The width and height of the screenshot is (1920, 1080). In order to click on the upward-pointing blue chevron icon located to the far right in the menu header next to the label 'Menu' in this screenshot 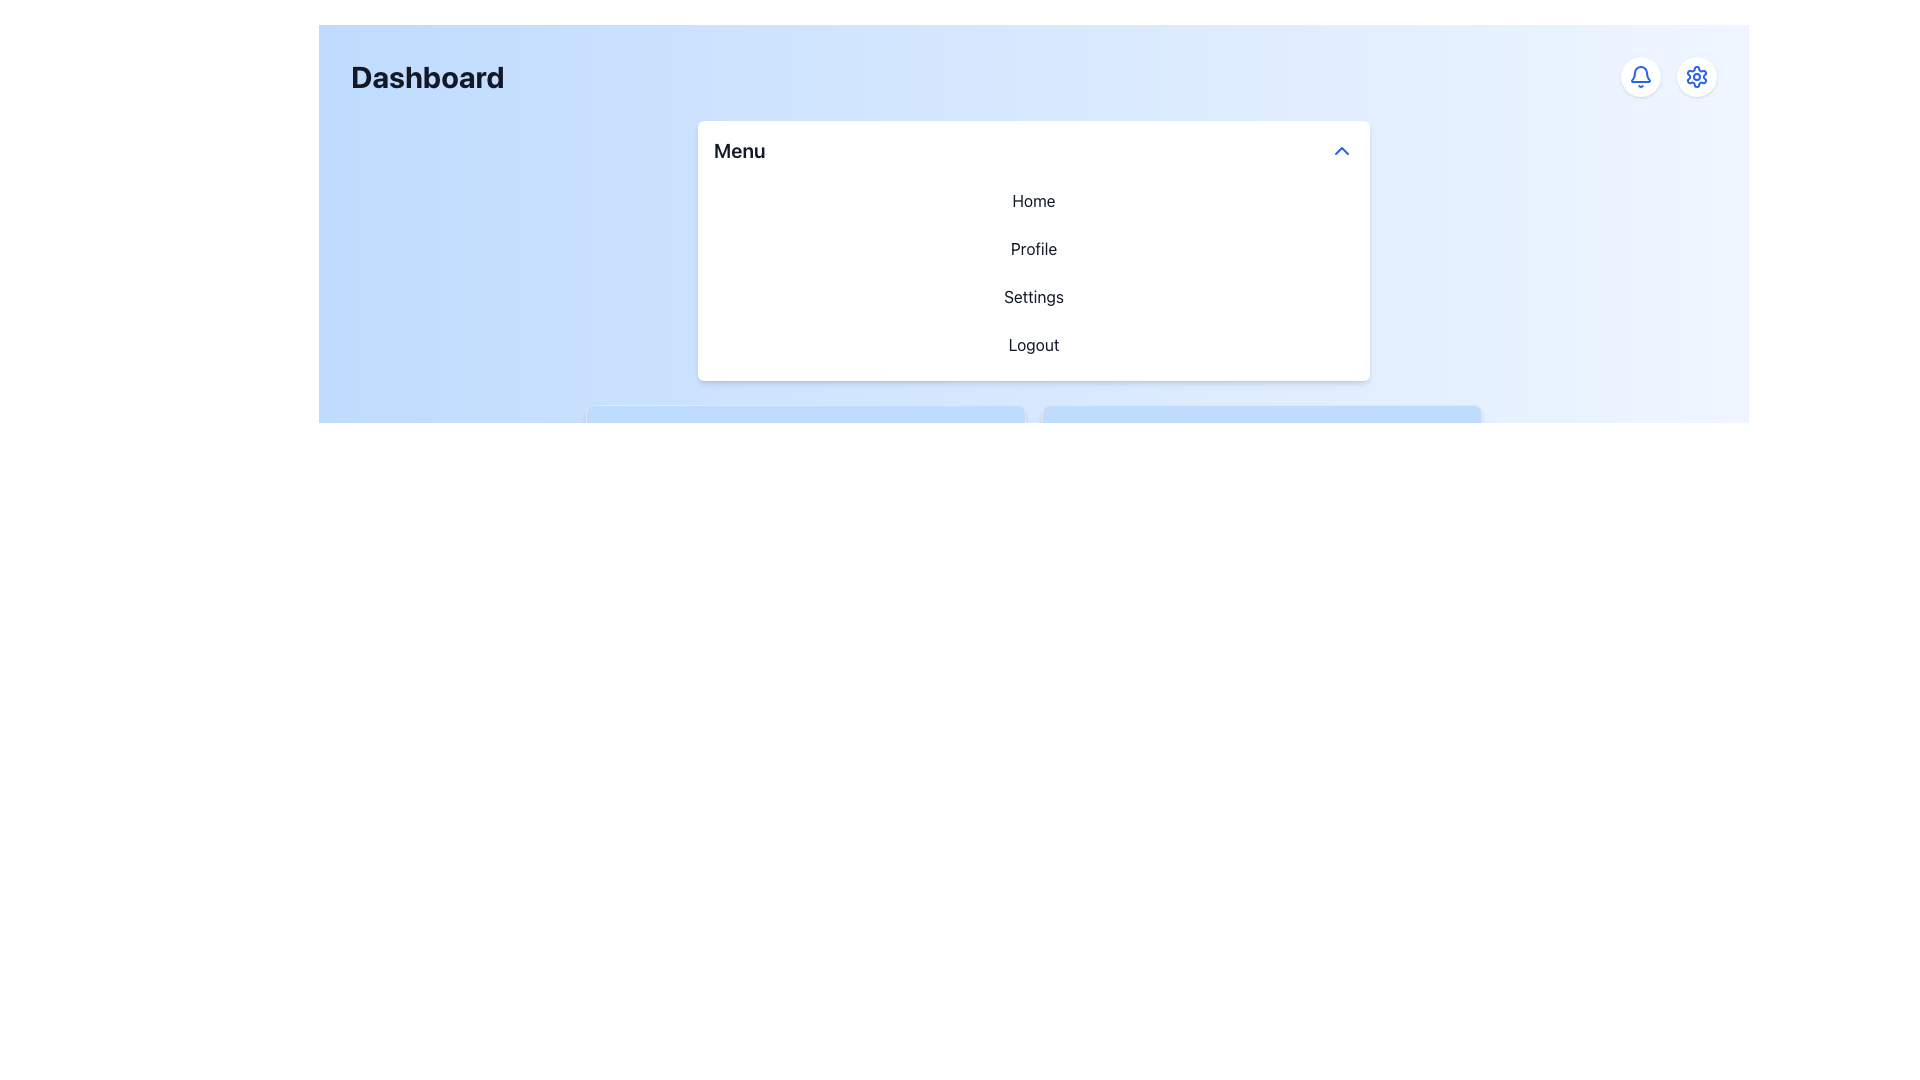, I will do `click(1342, 149)`.